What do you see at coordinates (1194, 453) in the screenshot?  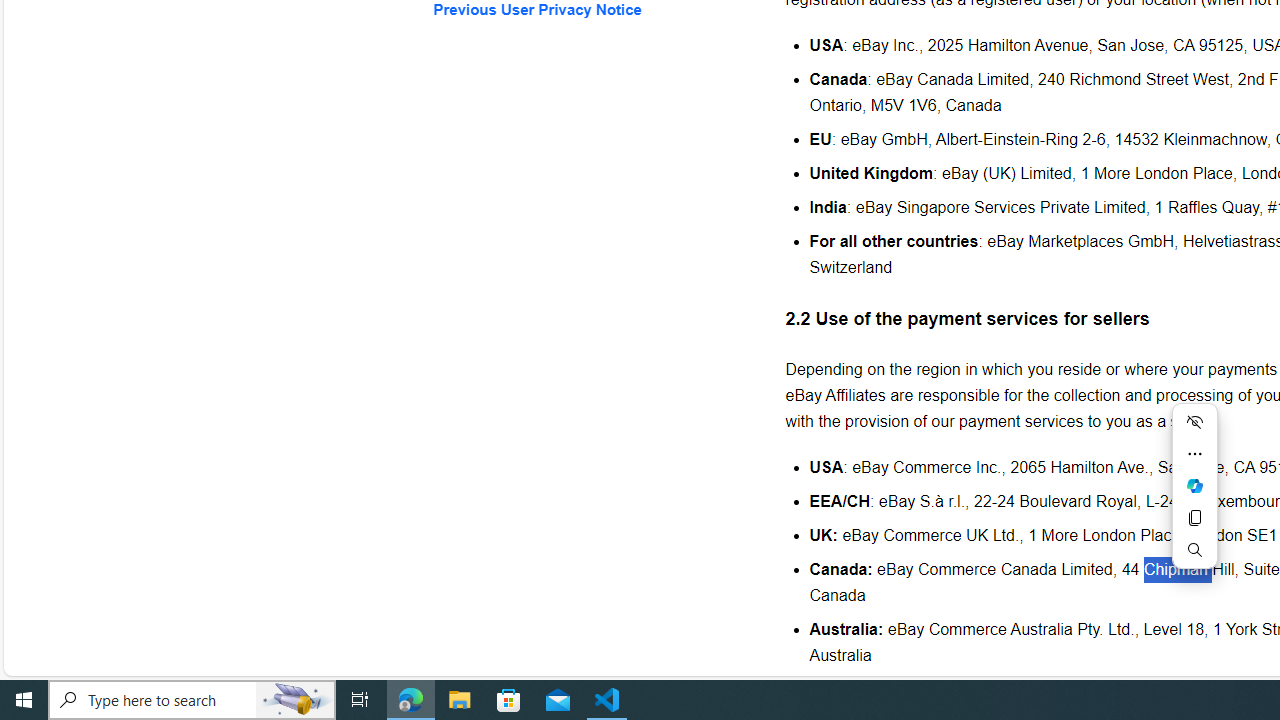 I see `'More actions'` at bounding box center [1194, 453].